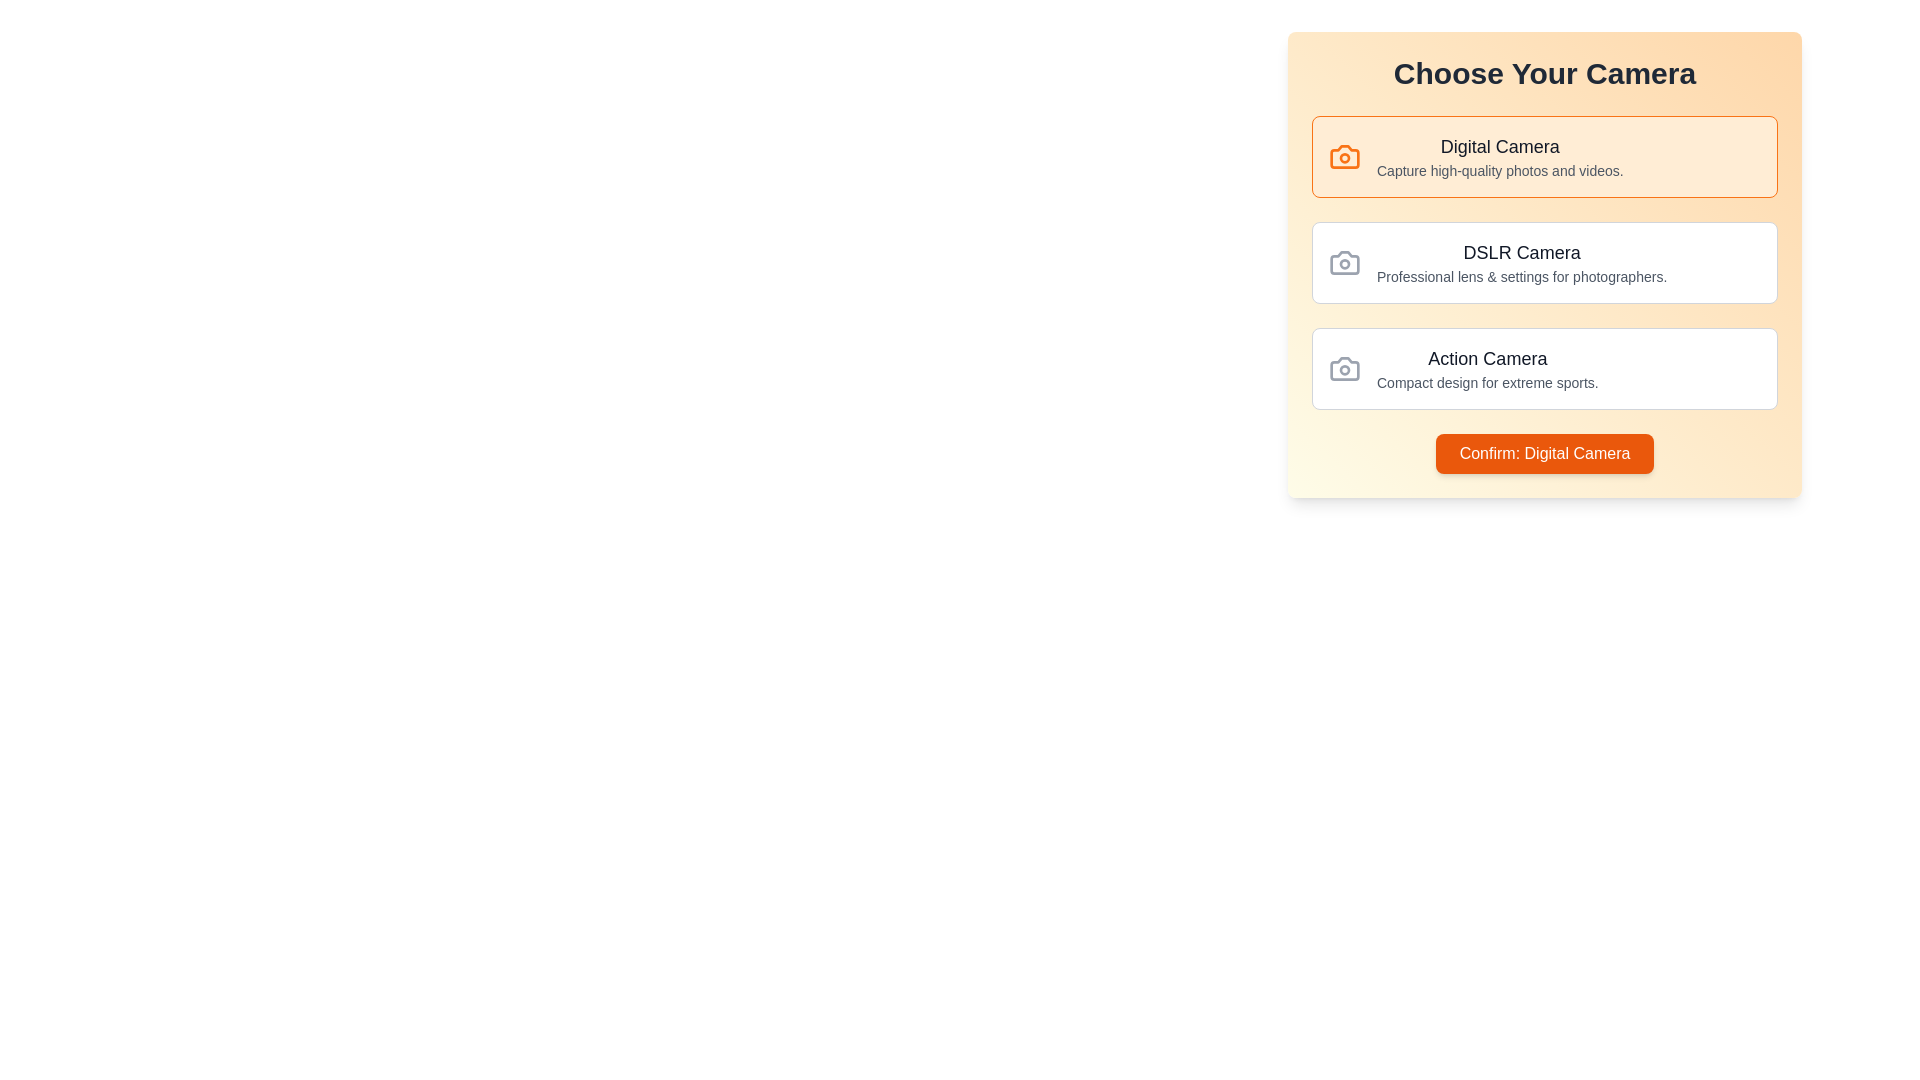 The height and width of the screenshot is (1080, 1920). What do you see at coordinates (1487, 357) in the screenshot?
I see `the 'Action Camera' text label displayed prominently in a bold, larger font within the camera options section` at bounding box center [1487, 357].